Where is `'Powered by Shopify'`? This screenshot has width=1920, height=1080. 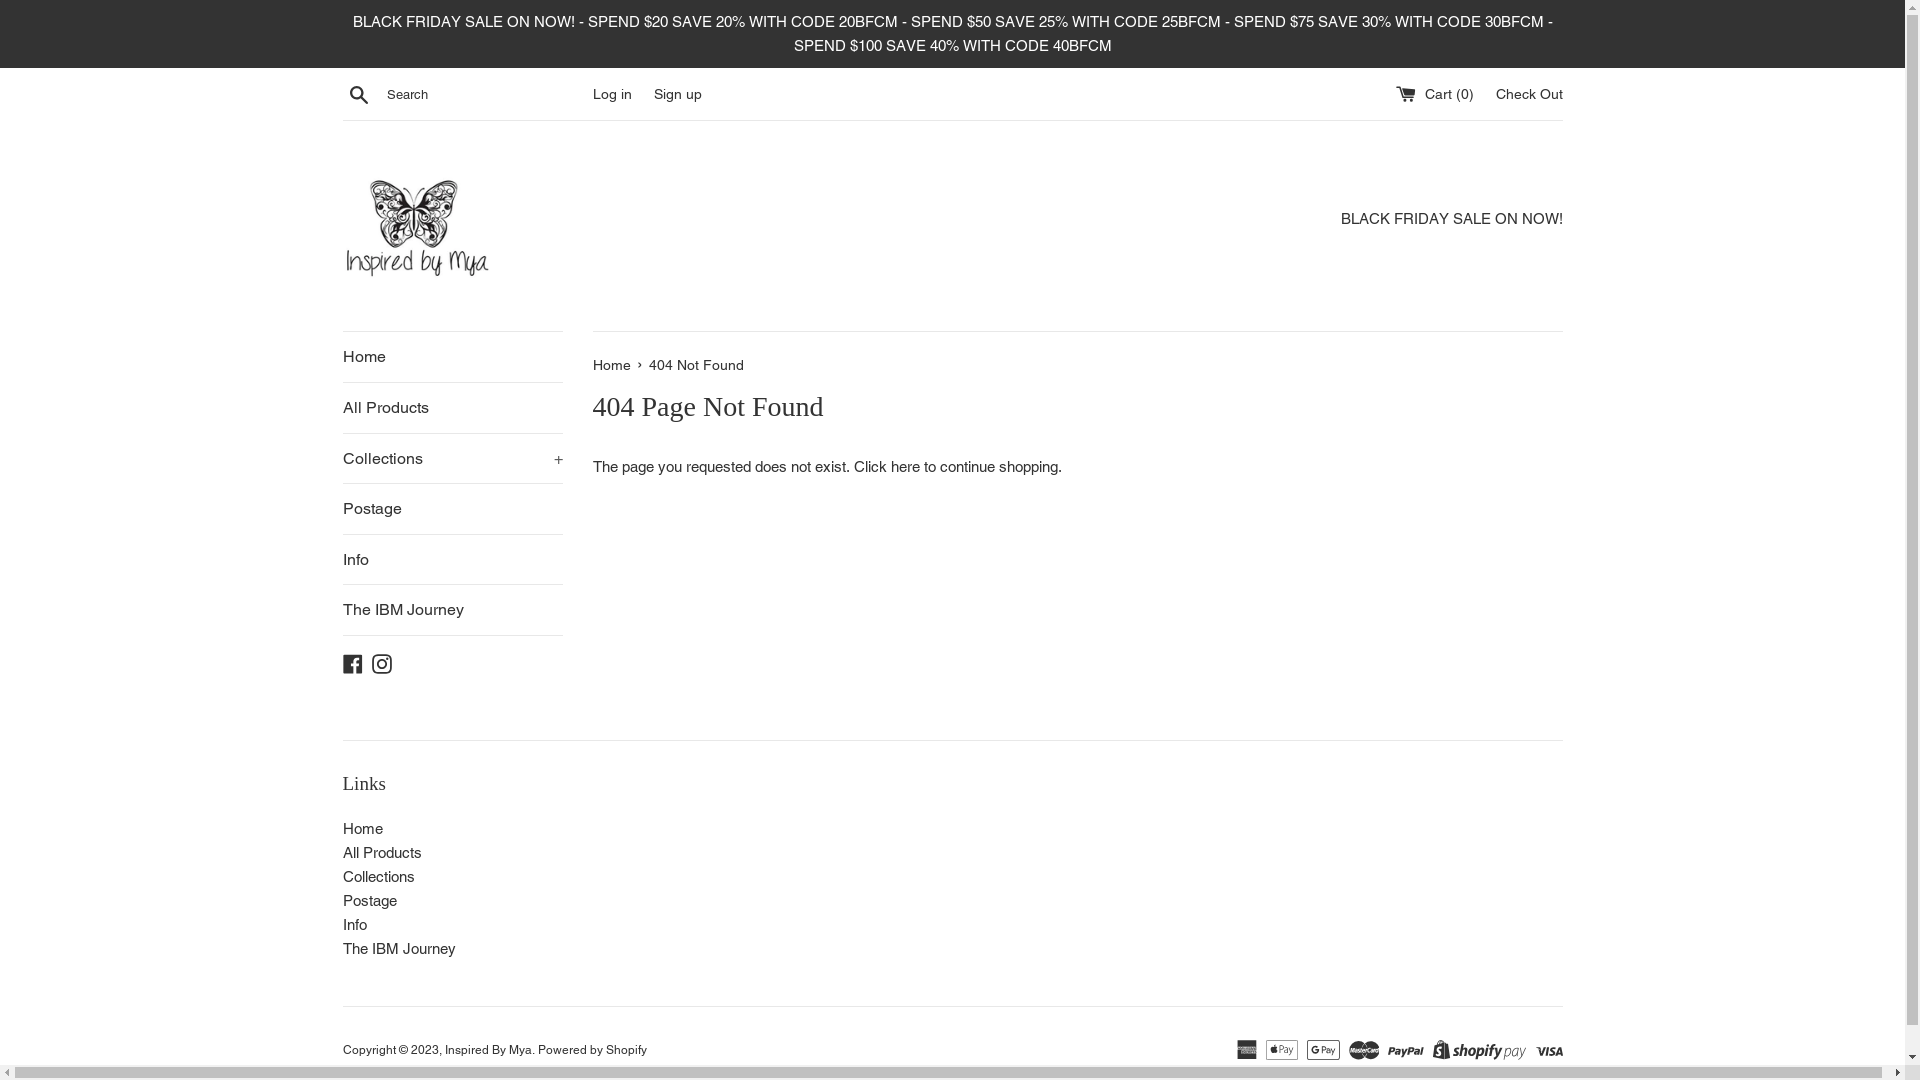
'Powered by Shopify' is located at coordinates (591, 1048).